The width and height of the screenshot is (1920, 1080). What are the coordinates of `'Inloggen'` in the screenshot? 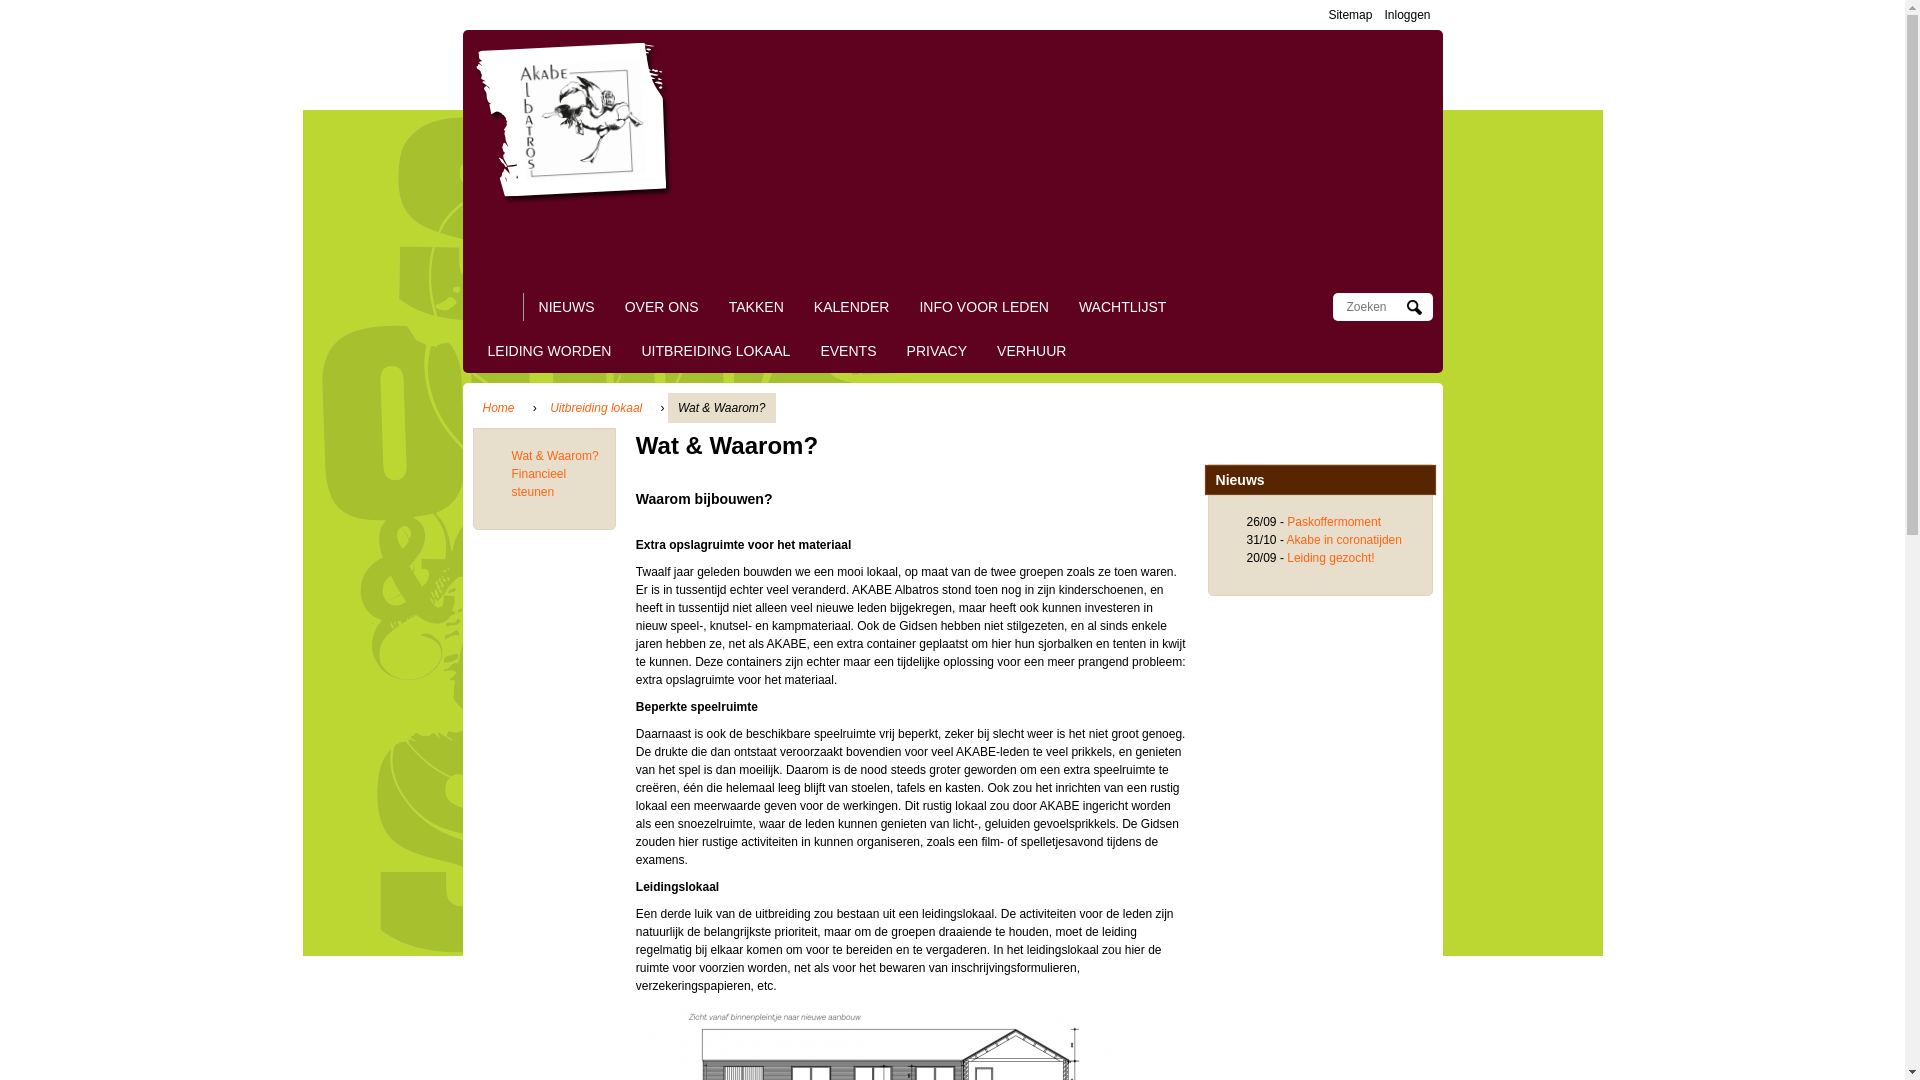 It's located at (1405, 15).